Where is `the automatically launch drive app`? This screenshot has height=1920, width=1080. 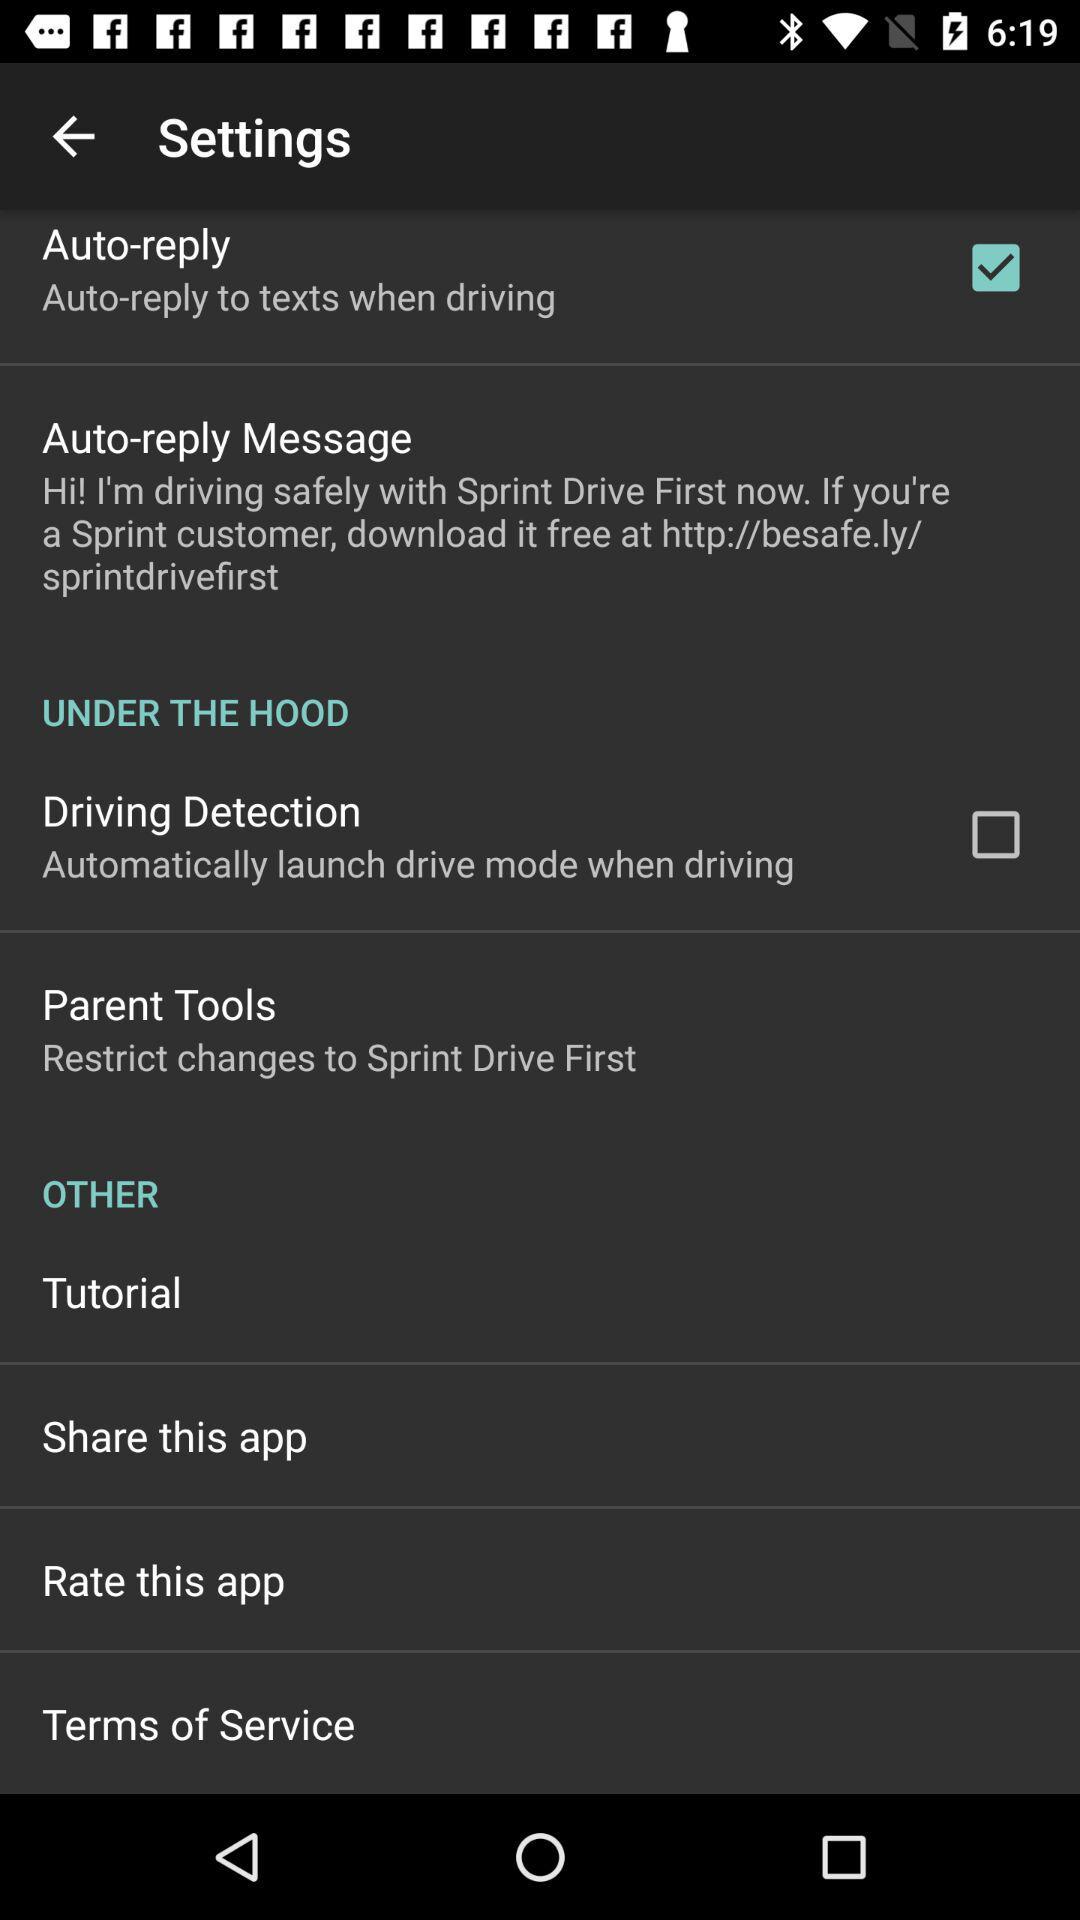 the automatically launch drive app is located at coordinates (417, 863).